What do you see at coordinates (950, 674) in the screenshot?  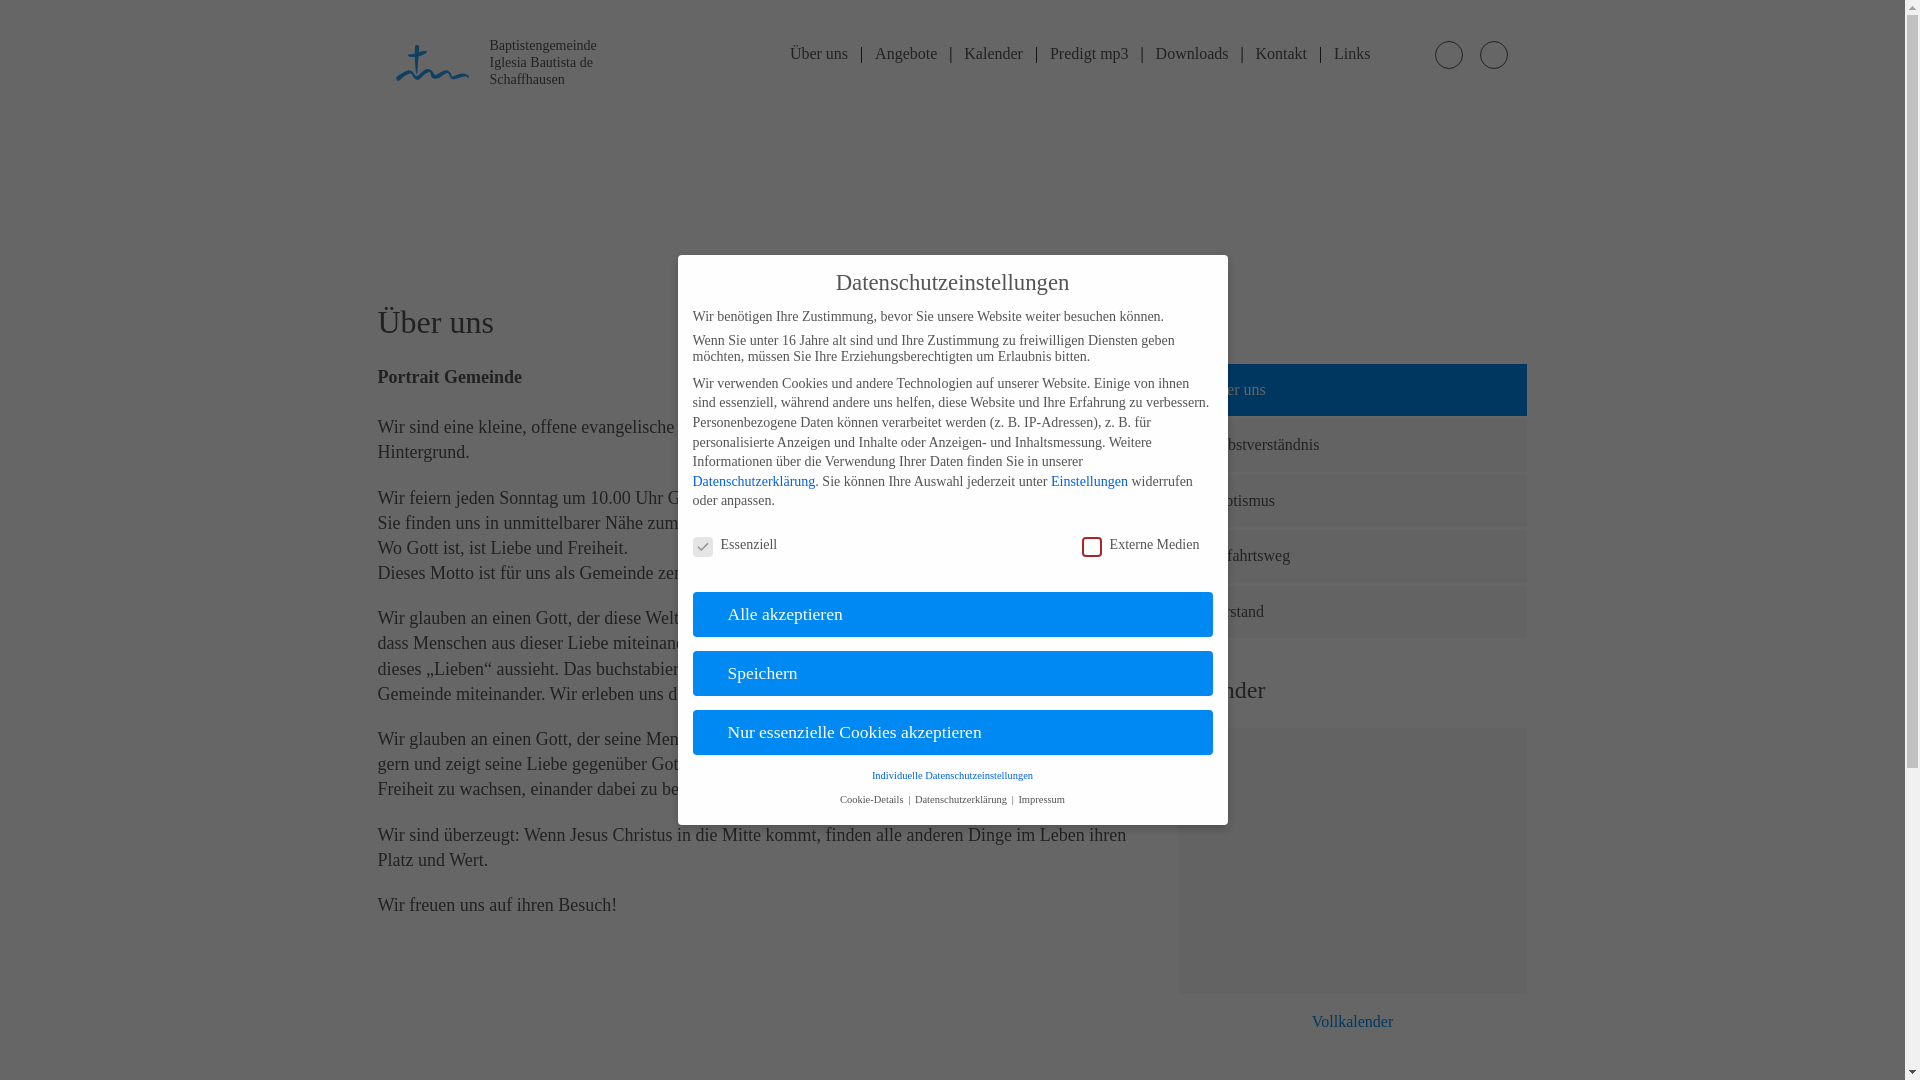 I see `'Speichern'` at bounding box center [950, 674].